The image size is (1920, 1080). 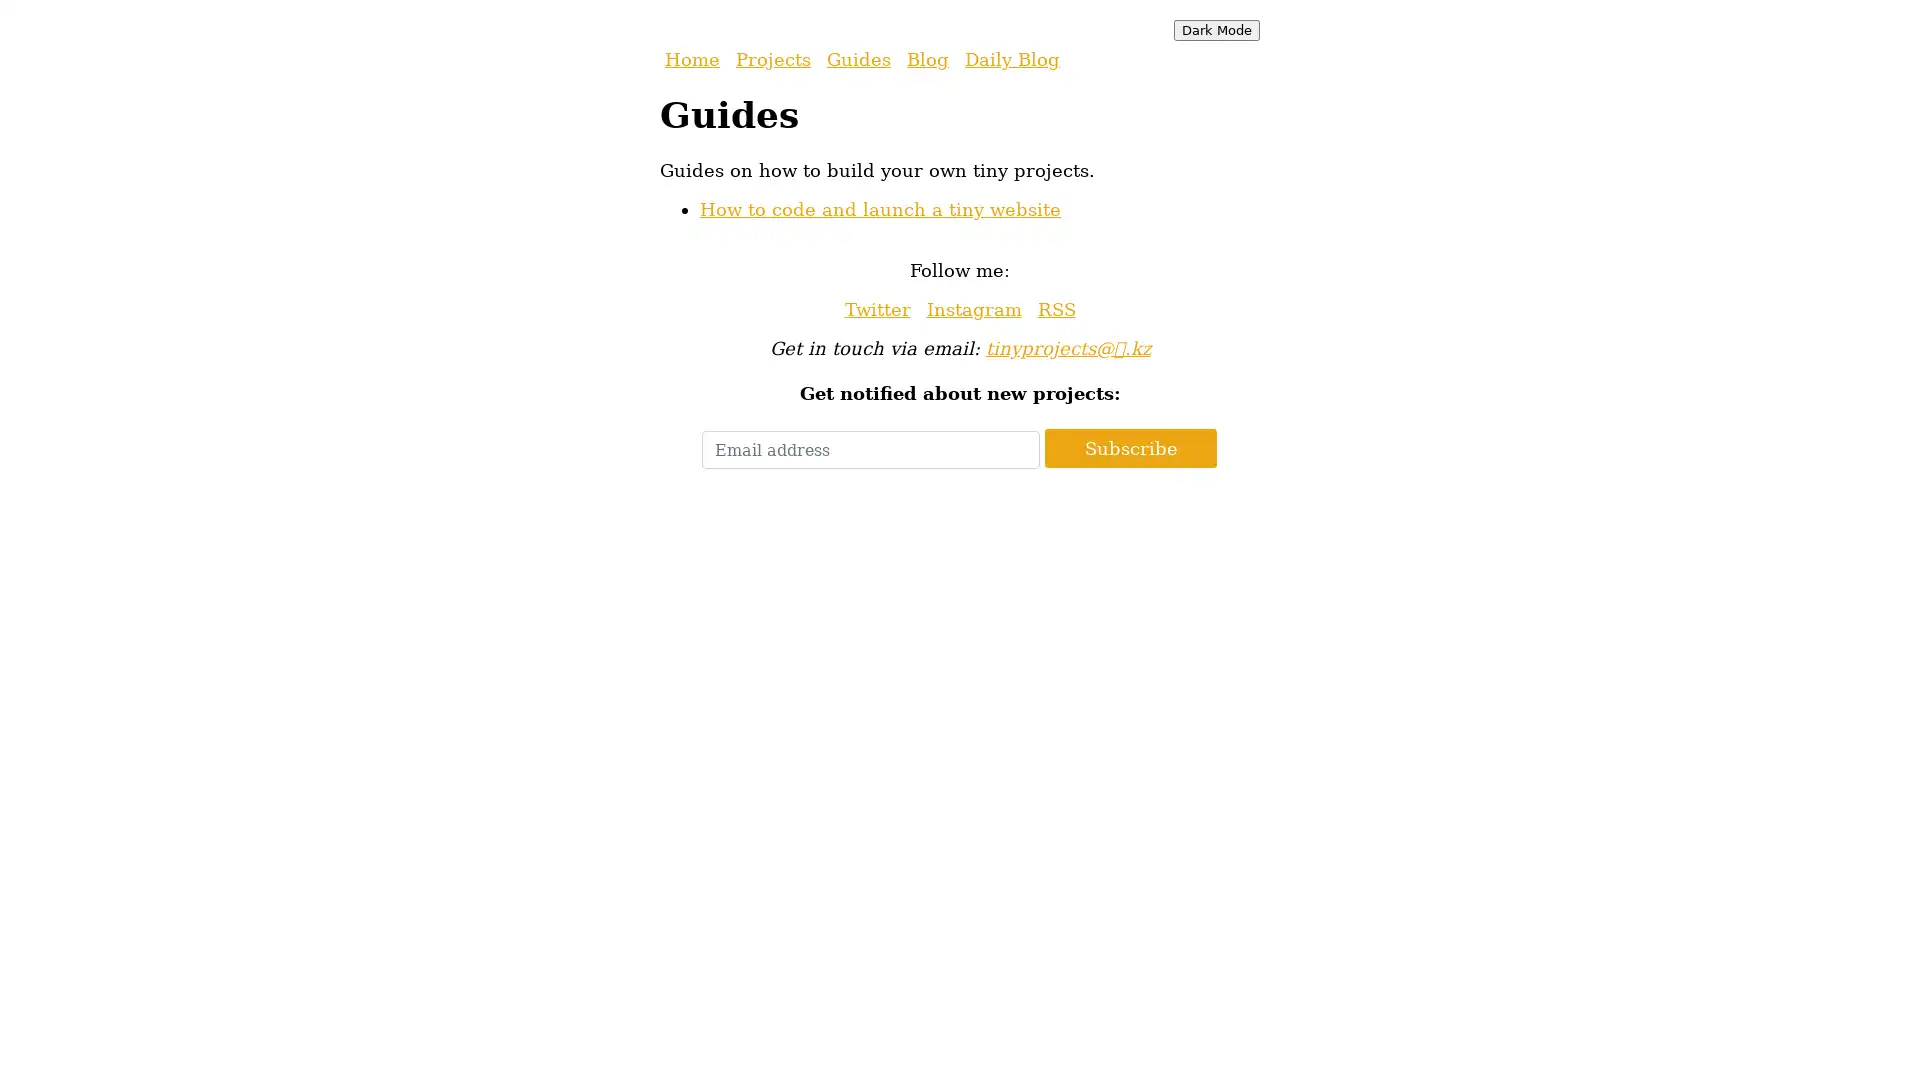 I want to click on Subscribe, so click(x=1131, y=447).